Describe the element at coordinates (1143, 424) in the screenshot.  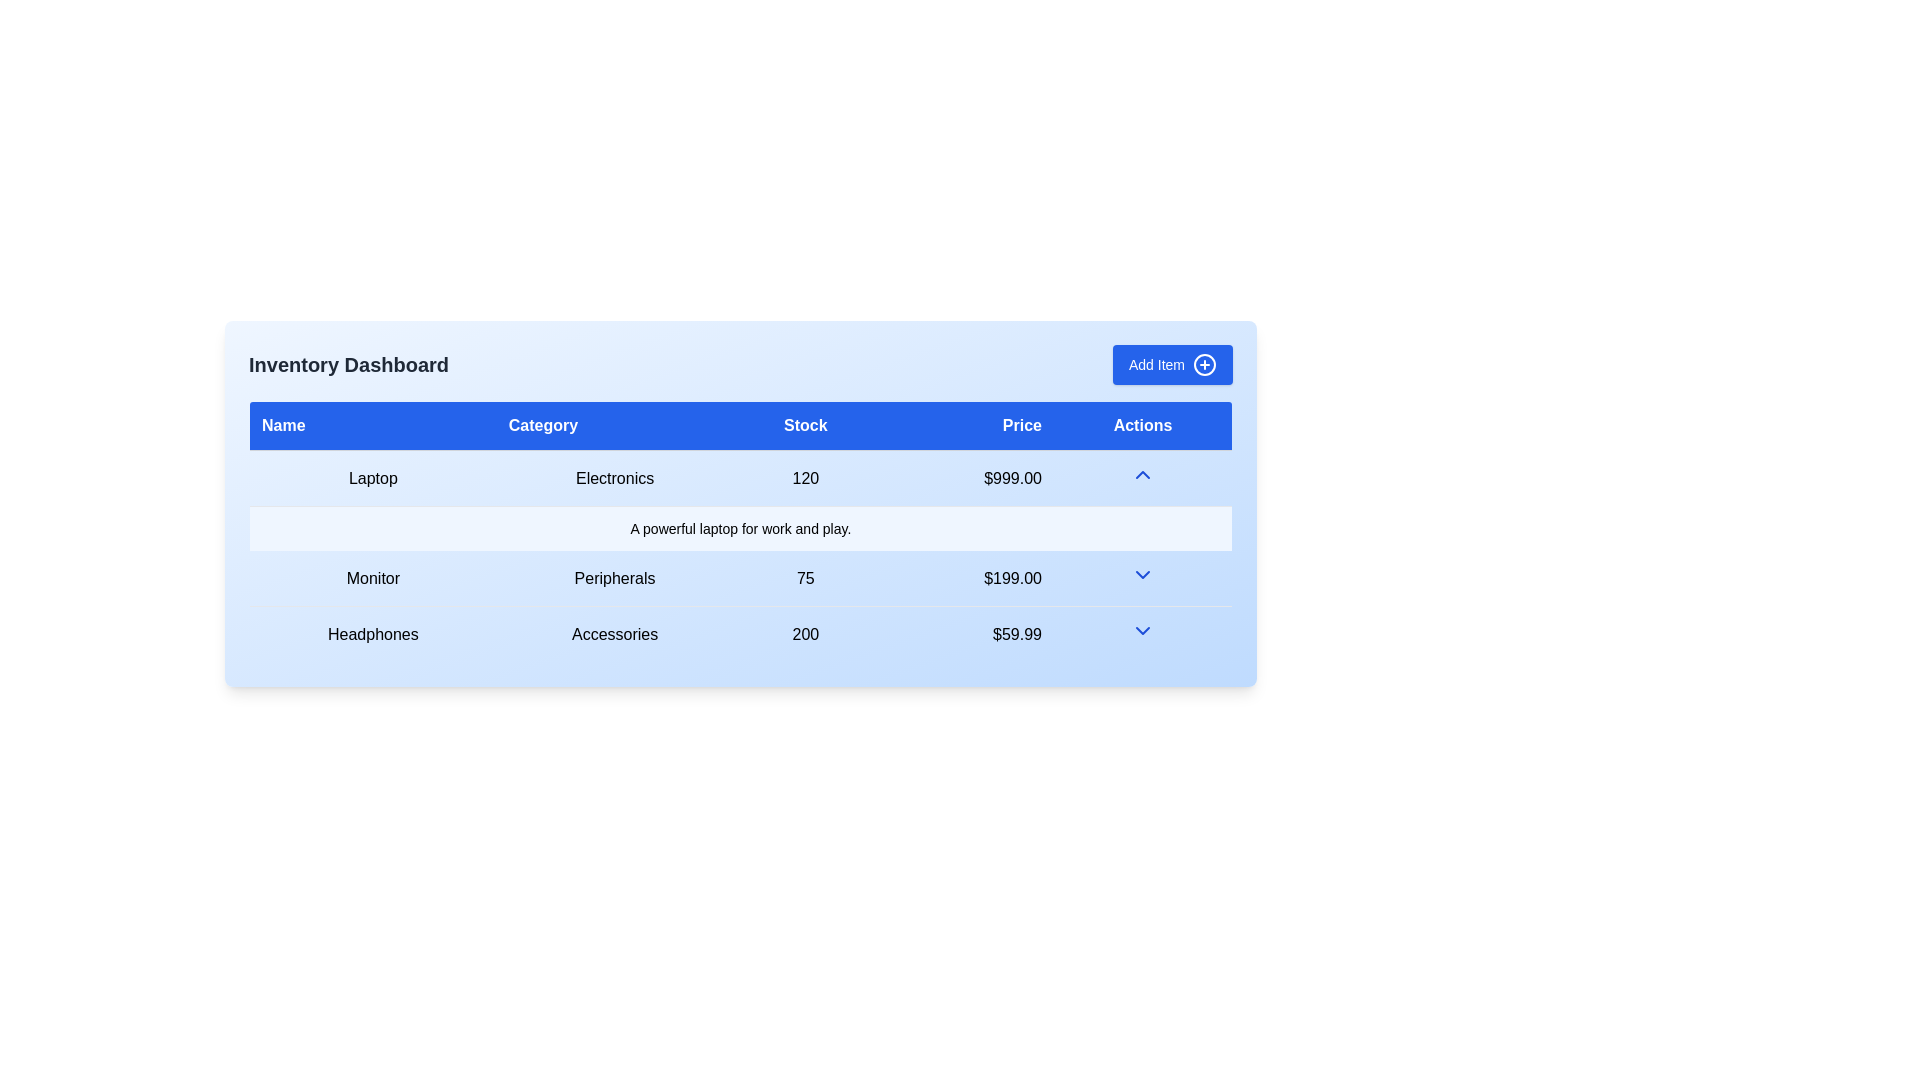
I see `the header text label for the 'Actions' column in the table, located at the last cell of the header row following 'Name', 'Category', 'Stock', and 'Price'` at that location.